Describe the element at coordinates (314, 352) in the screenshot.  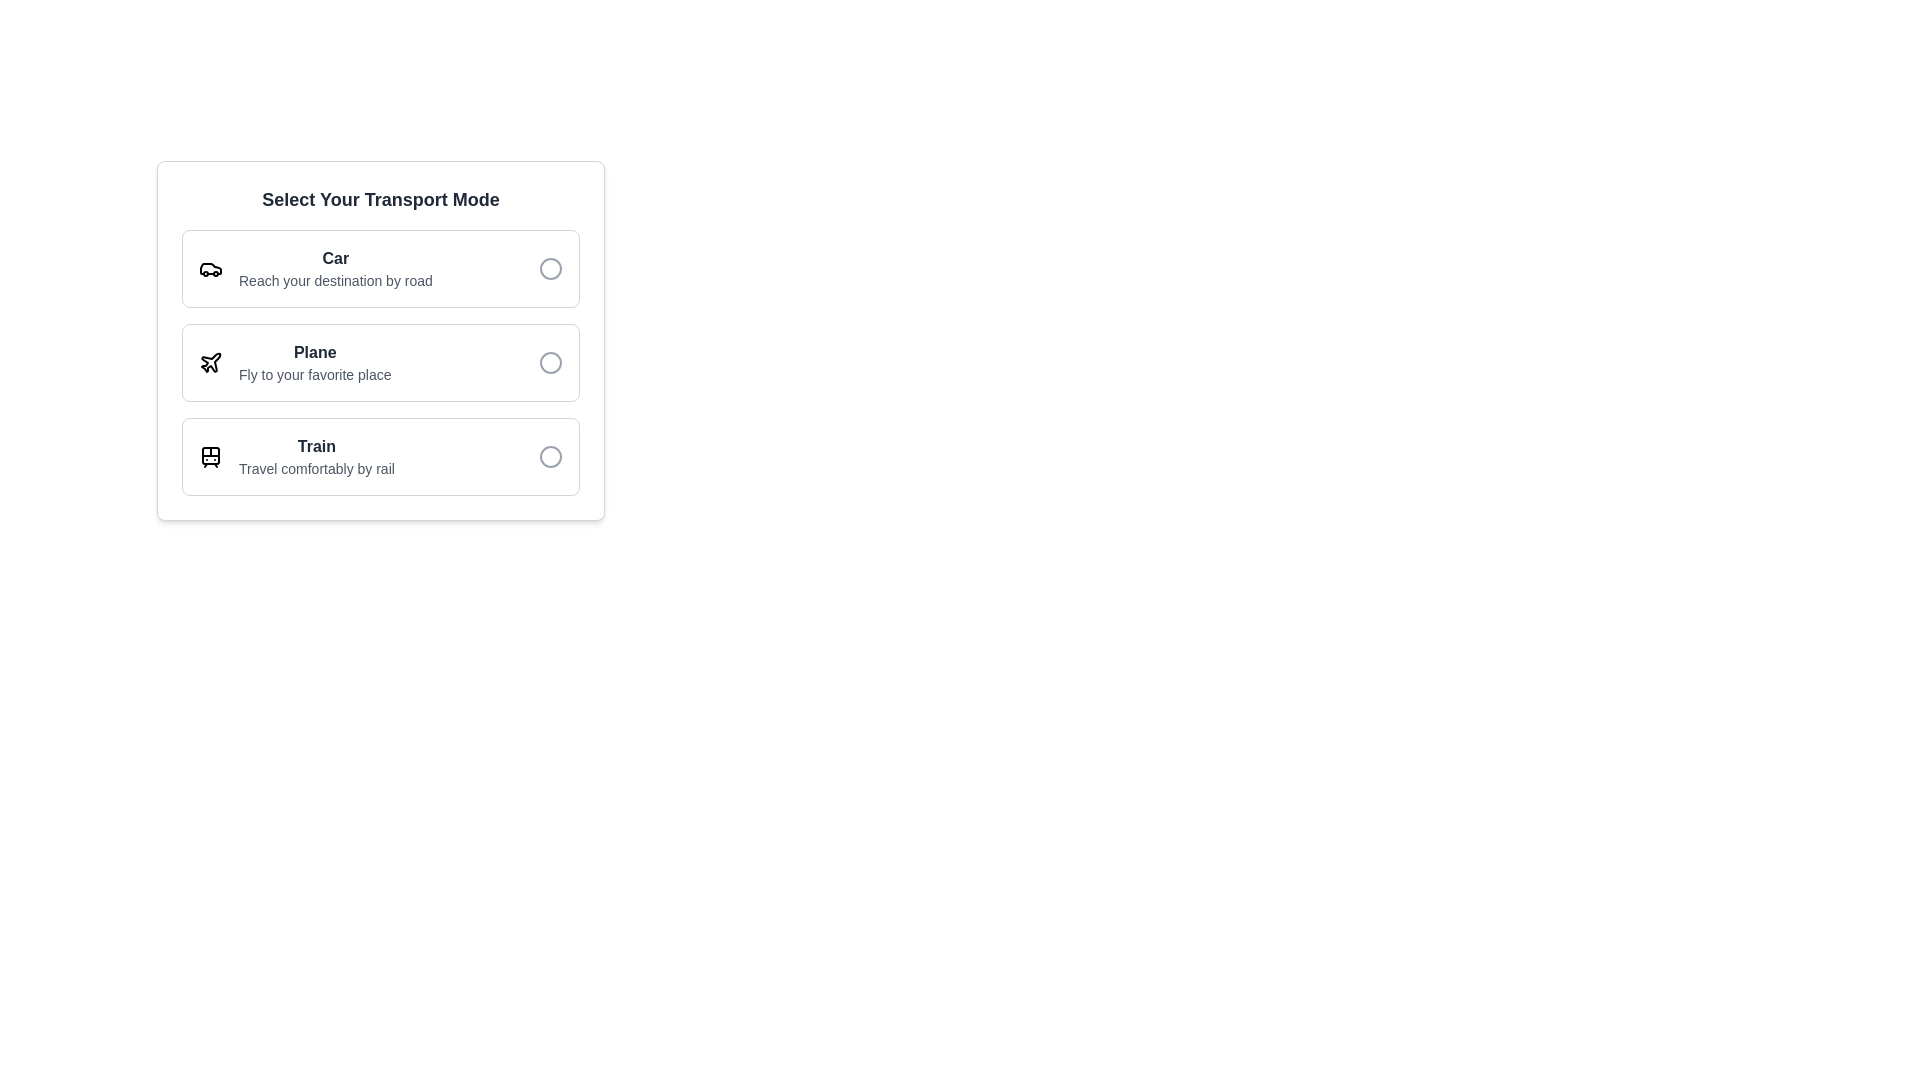
I see `the 'Plane' text label in bold, dark text that is located in the second card of transportation options for highlighting effects` at that location.